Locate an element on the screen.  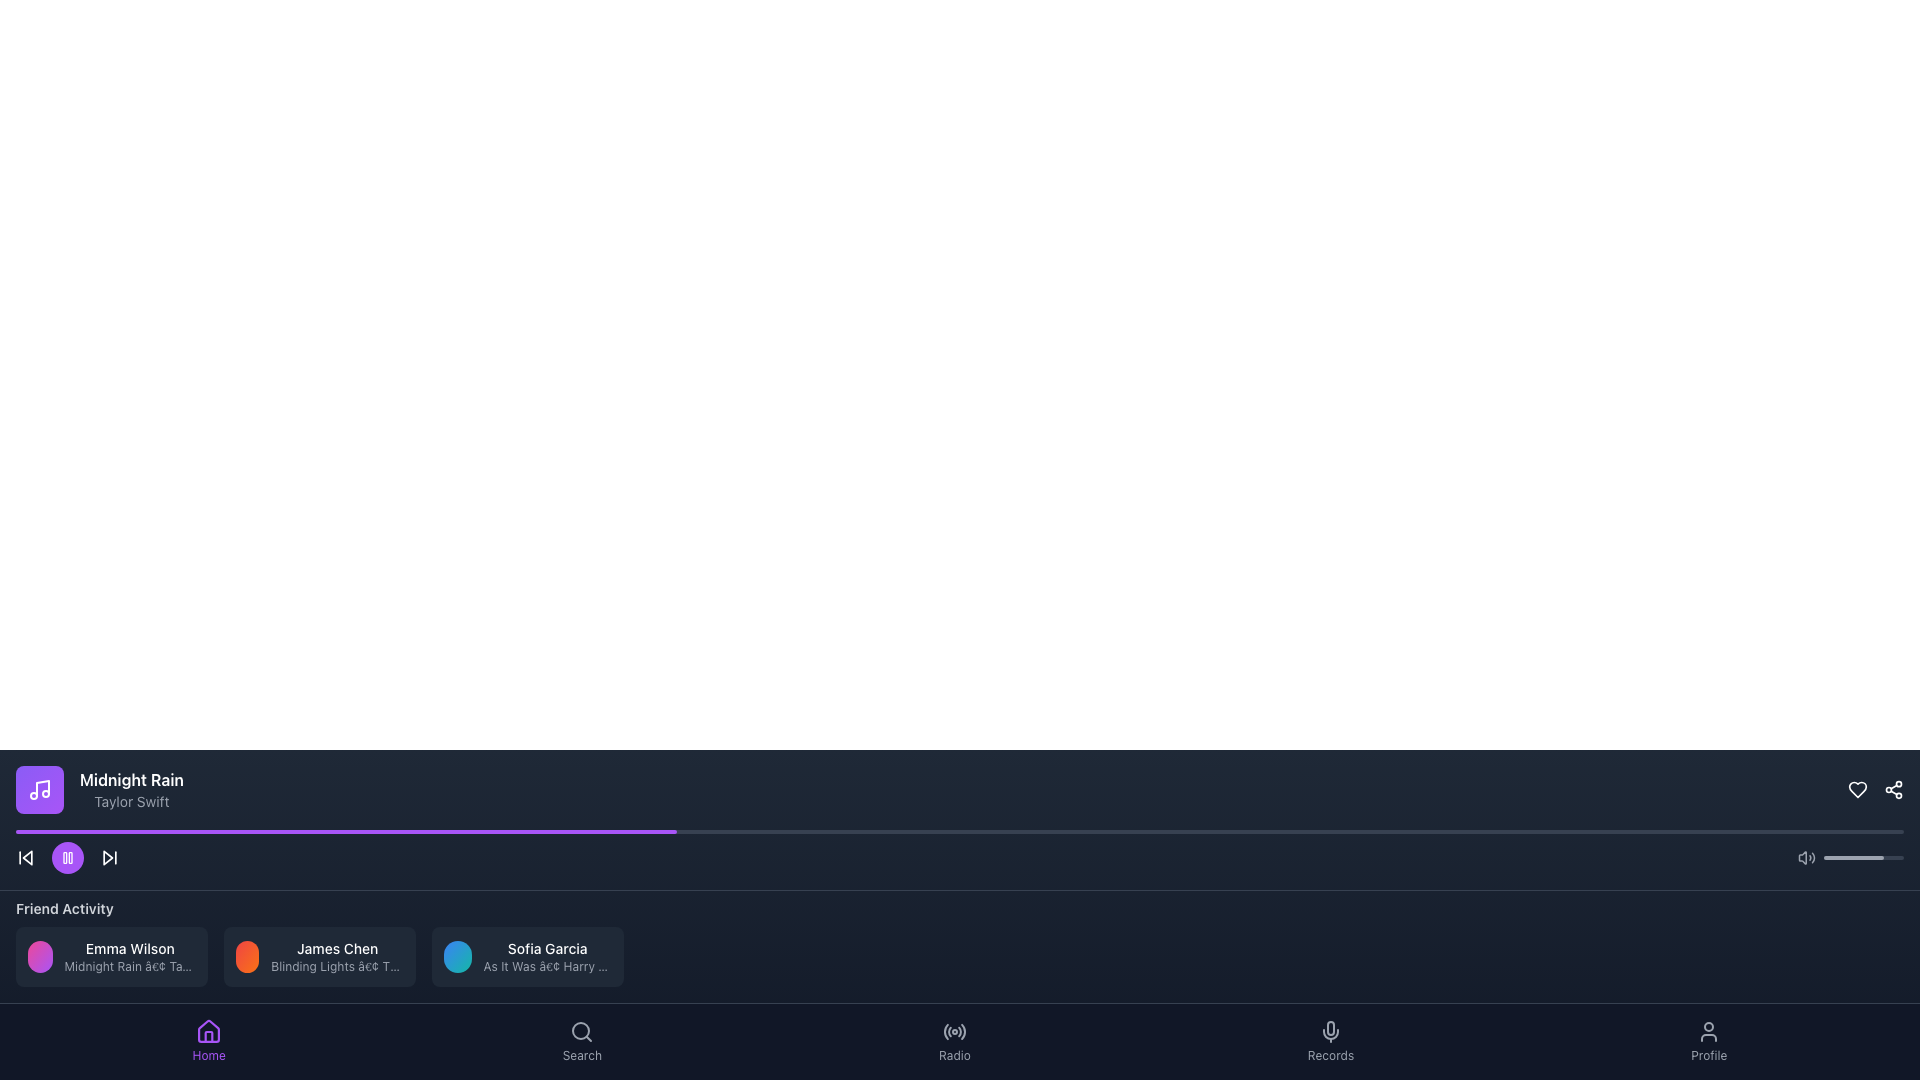
displayed text on the Static content display card featuring 'Emma Wilson' and 'Midnight Rain • Taylor Swift' in the 'Friend Activity' section is located at coordinates (110, 955).